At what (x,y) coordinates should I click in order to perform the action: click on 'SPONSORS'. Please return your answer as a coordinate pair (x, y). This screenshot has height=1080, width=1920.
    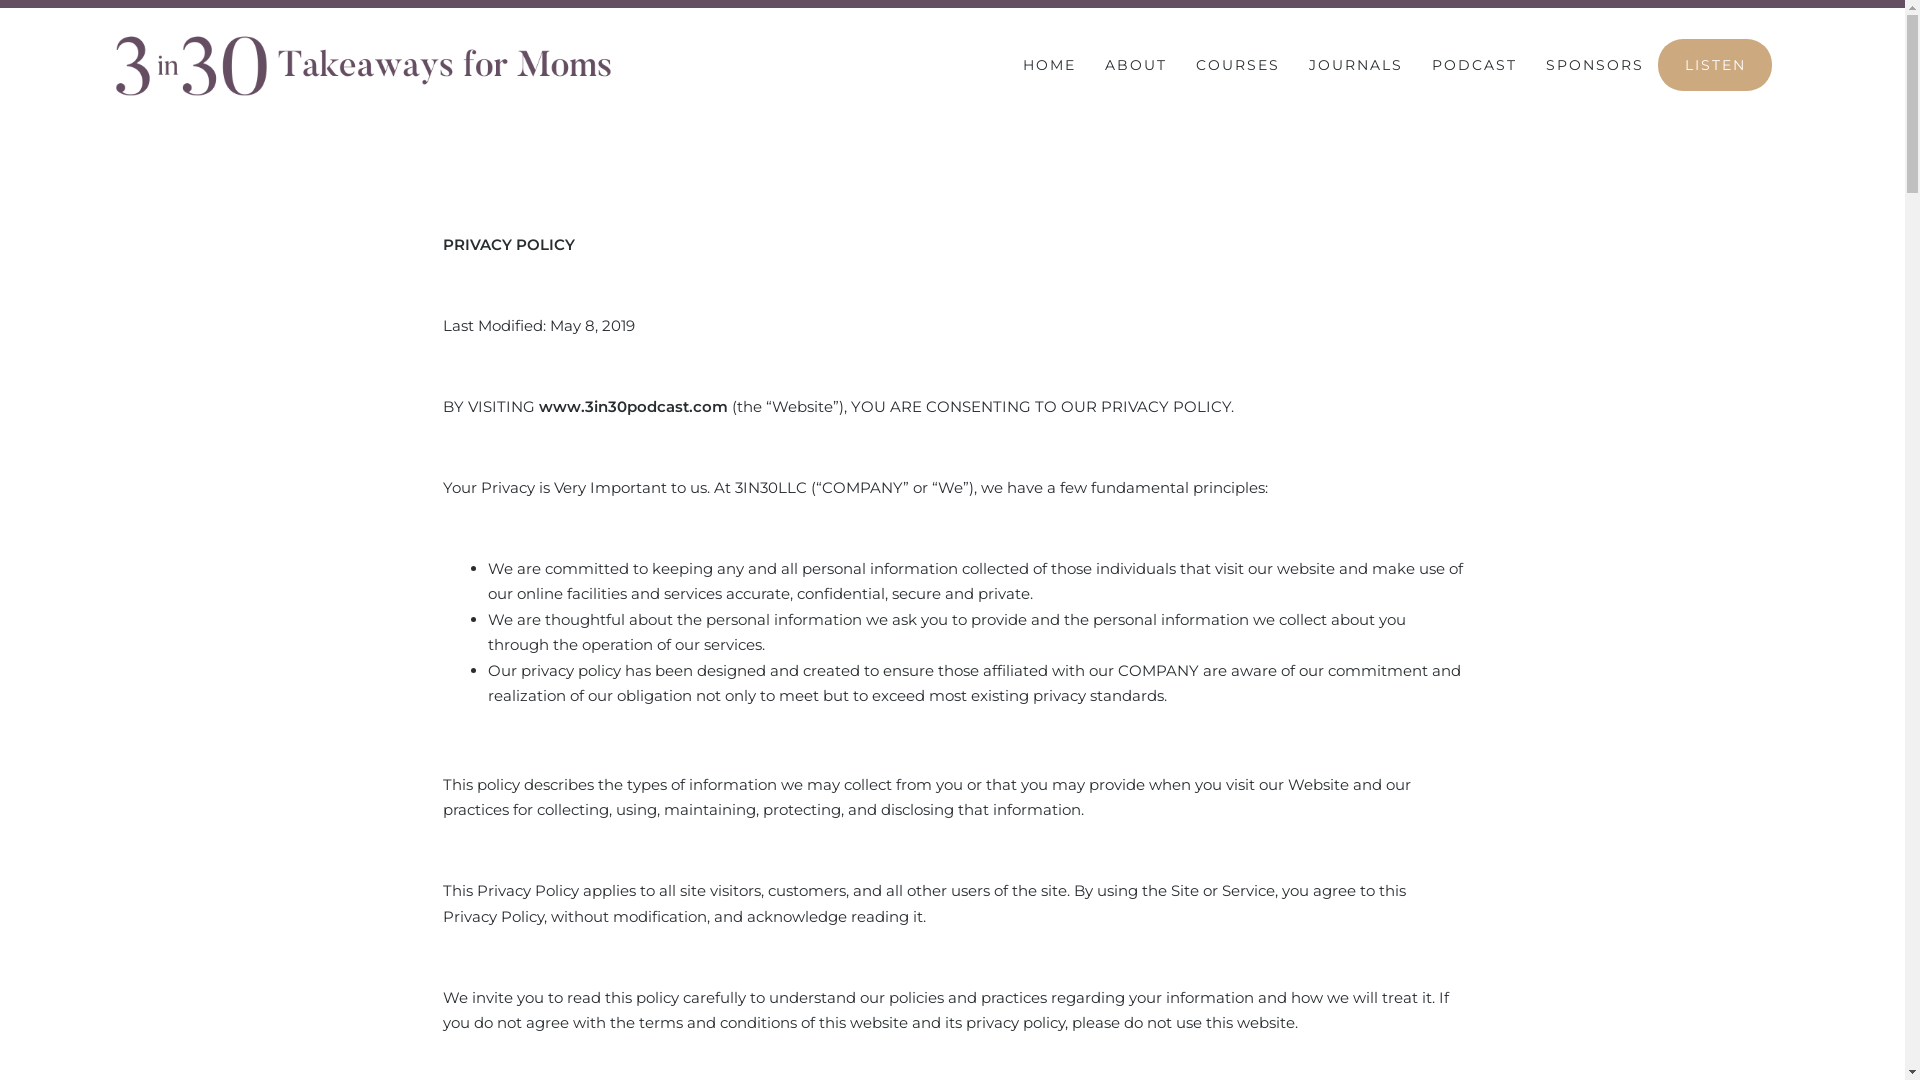
    Looking at the image, I should click on (1593, 64).